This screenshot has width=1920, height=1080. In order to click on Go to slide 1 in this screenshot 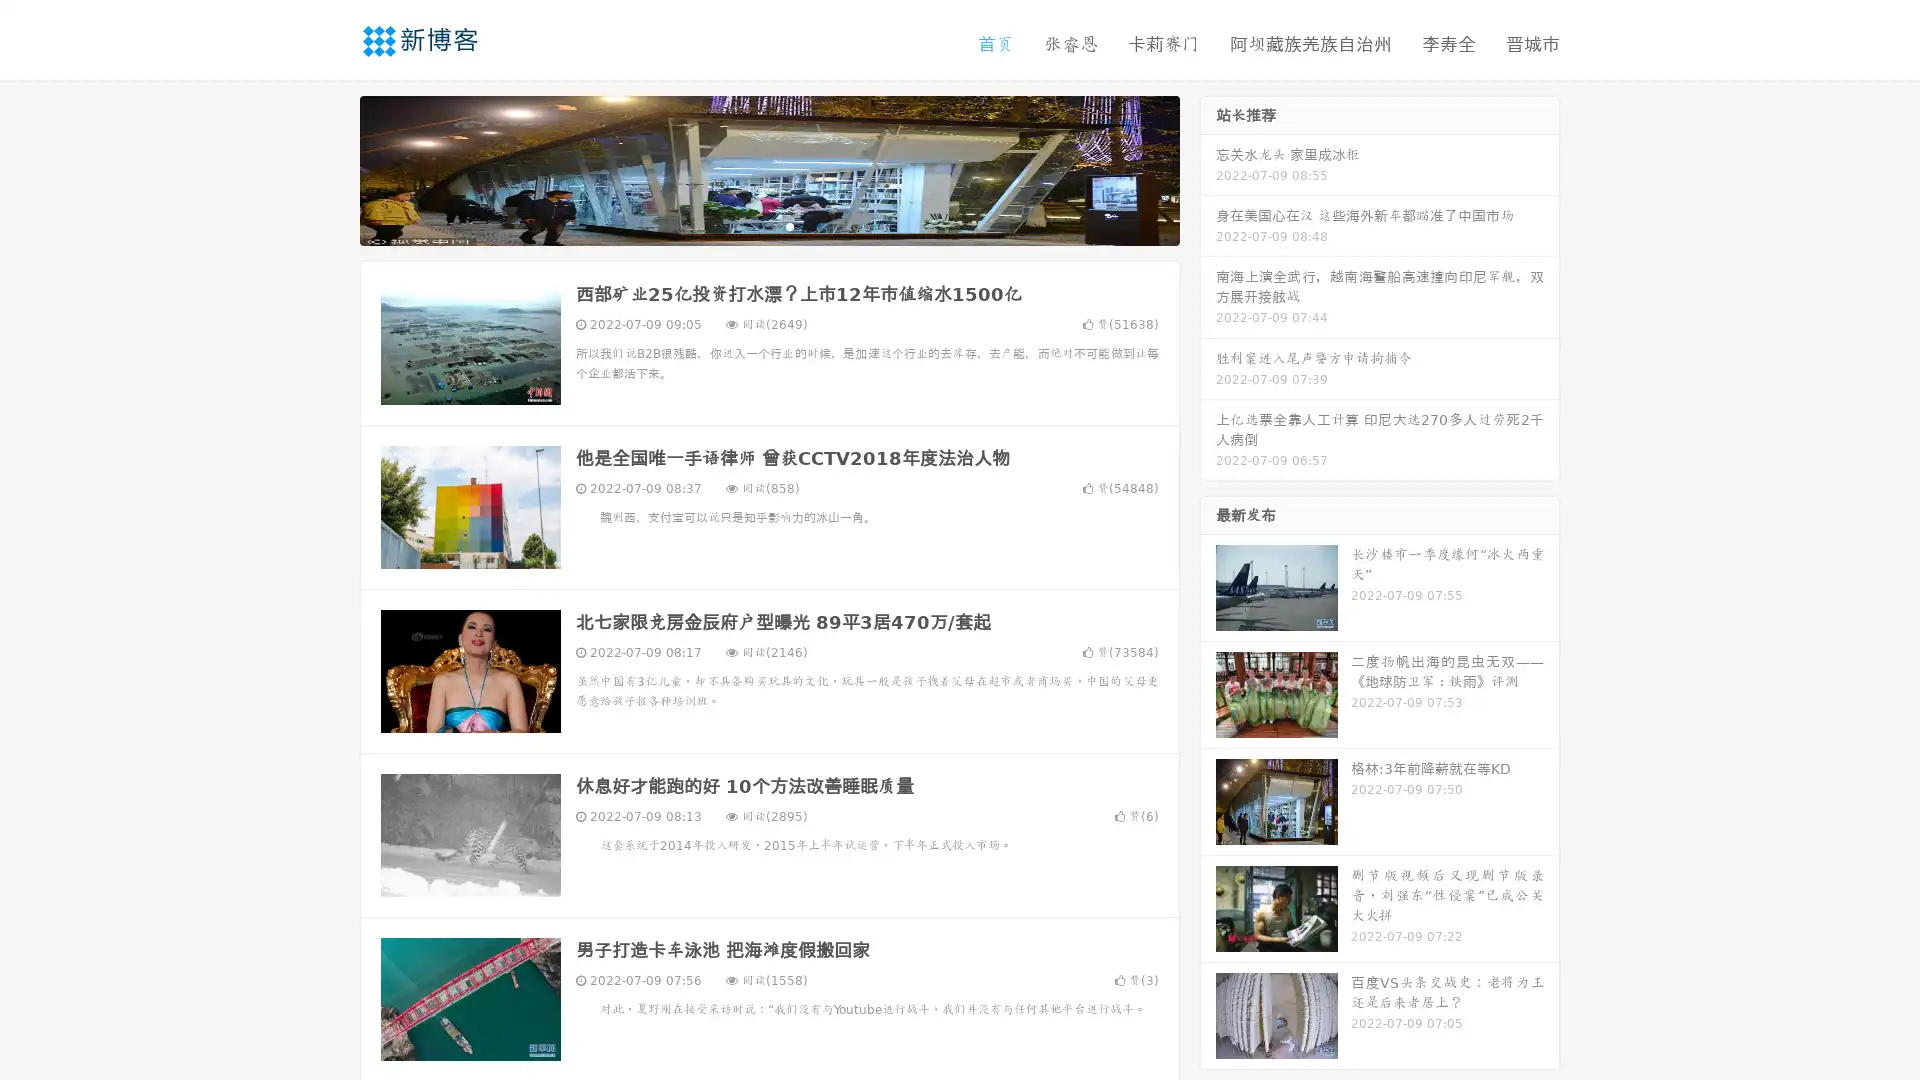, I will do `click(748, 225)`.